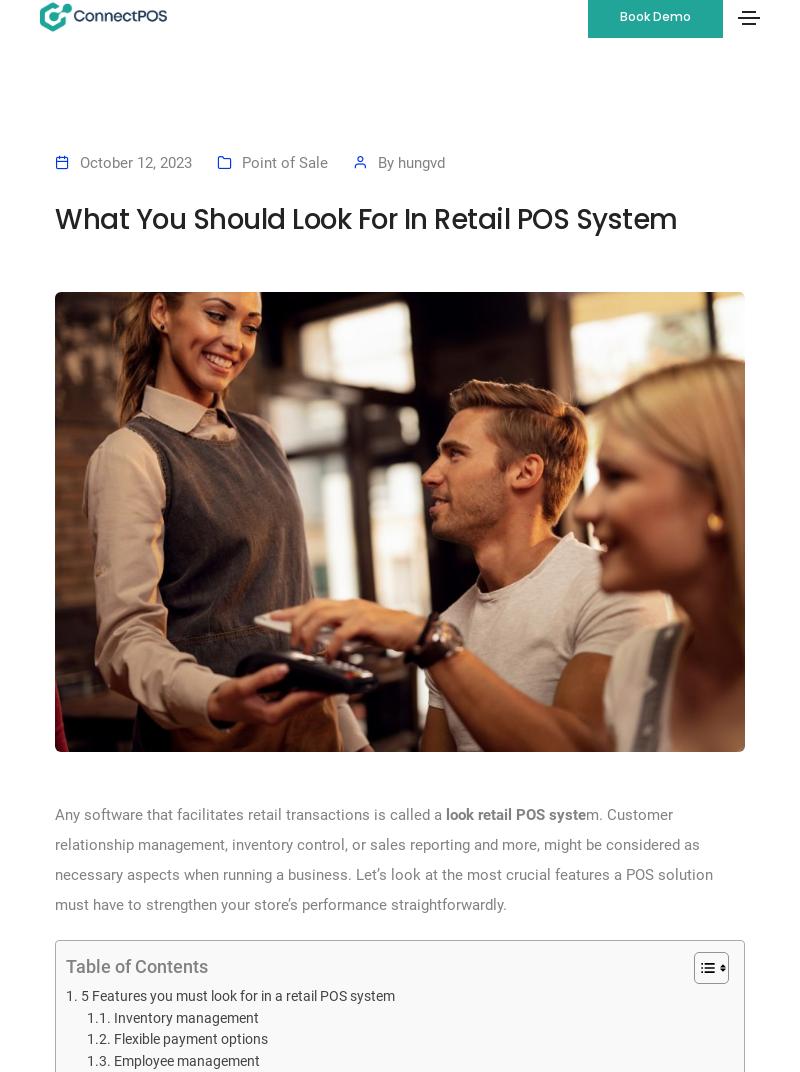  What do you see at coordinates (421, 162) in the screenshot?
I see `'hungvd'` at bounding box center [421, 162].